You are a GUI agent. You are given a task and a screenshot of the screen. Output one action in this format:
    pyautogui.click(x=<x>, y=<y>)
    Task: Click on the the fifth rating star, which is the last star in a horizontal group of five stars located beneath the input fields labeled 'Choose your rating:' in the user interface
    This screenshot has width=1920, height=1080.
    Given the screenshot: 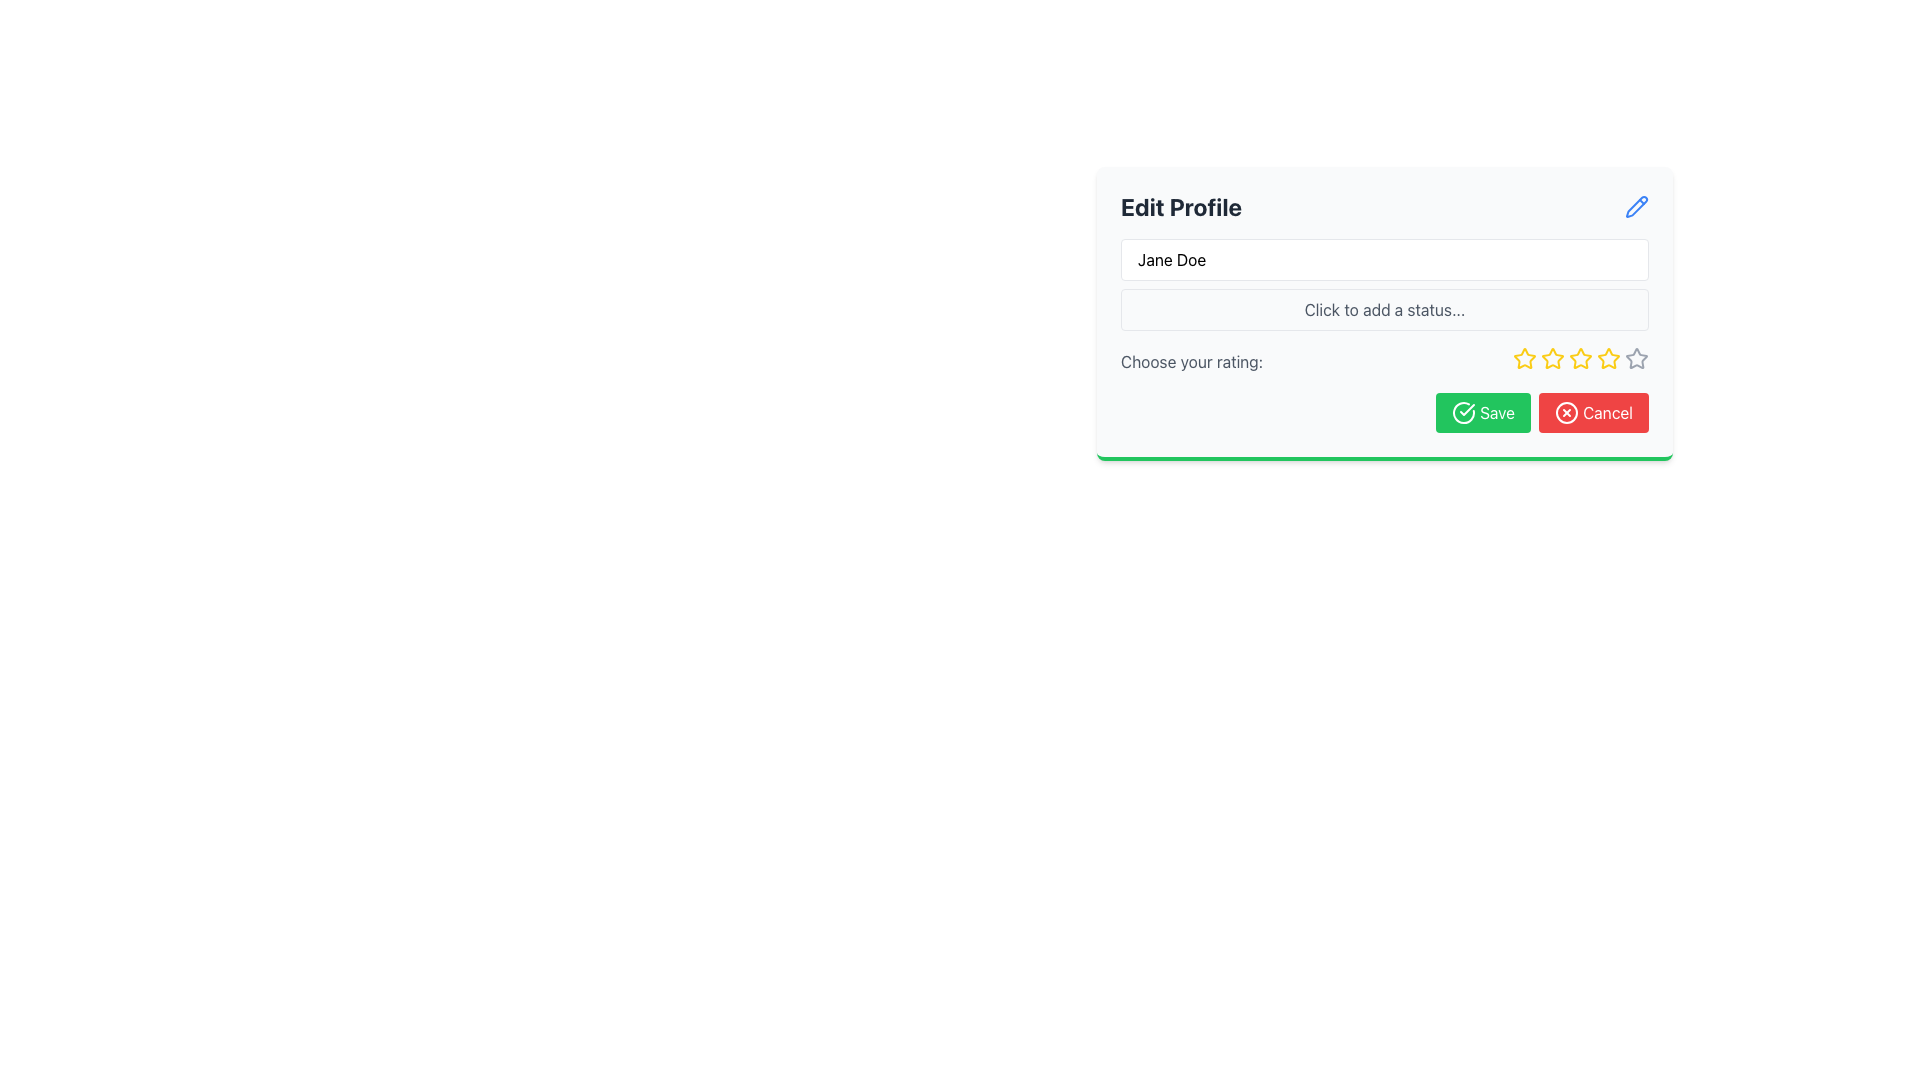 What is the action you would take?
    pyautogui.click(x=1636, y=357)
    